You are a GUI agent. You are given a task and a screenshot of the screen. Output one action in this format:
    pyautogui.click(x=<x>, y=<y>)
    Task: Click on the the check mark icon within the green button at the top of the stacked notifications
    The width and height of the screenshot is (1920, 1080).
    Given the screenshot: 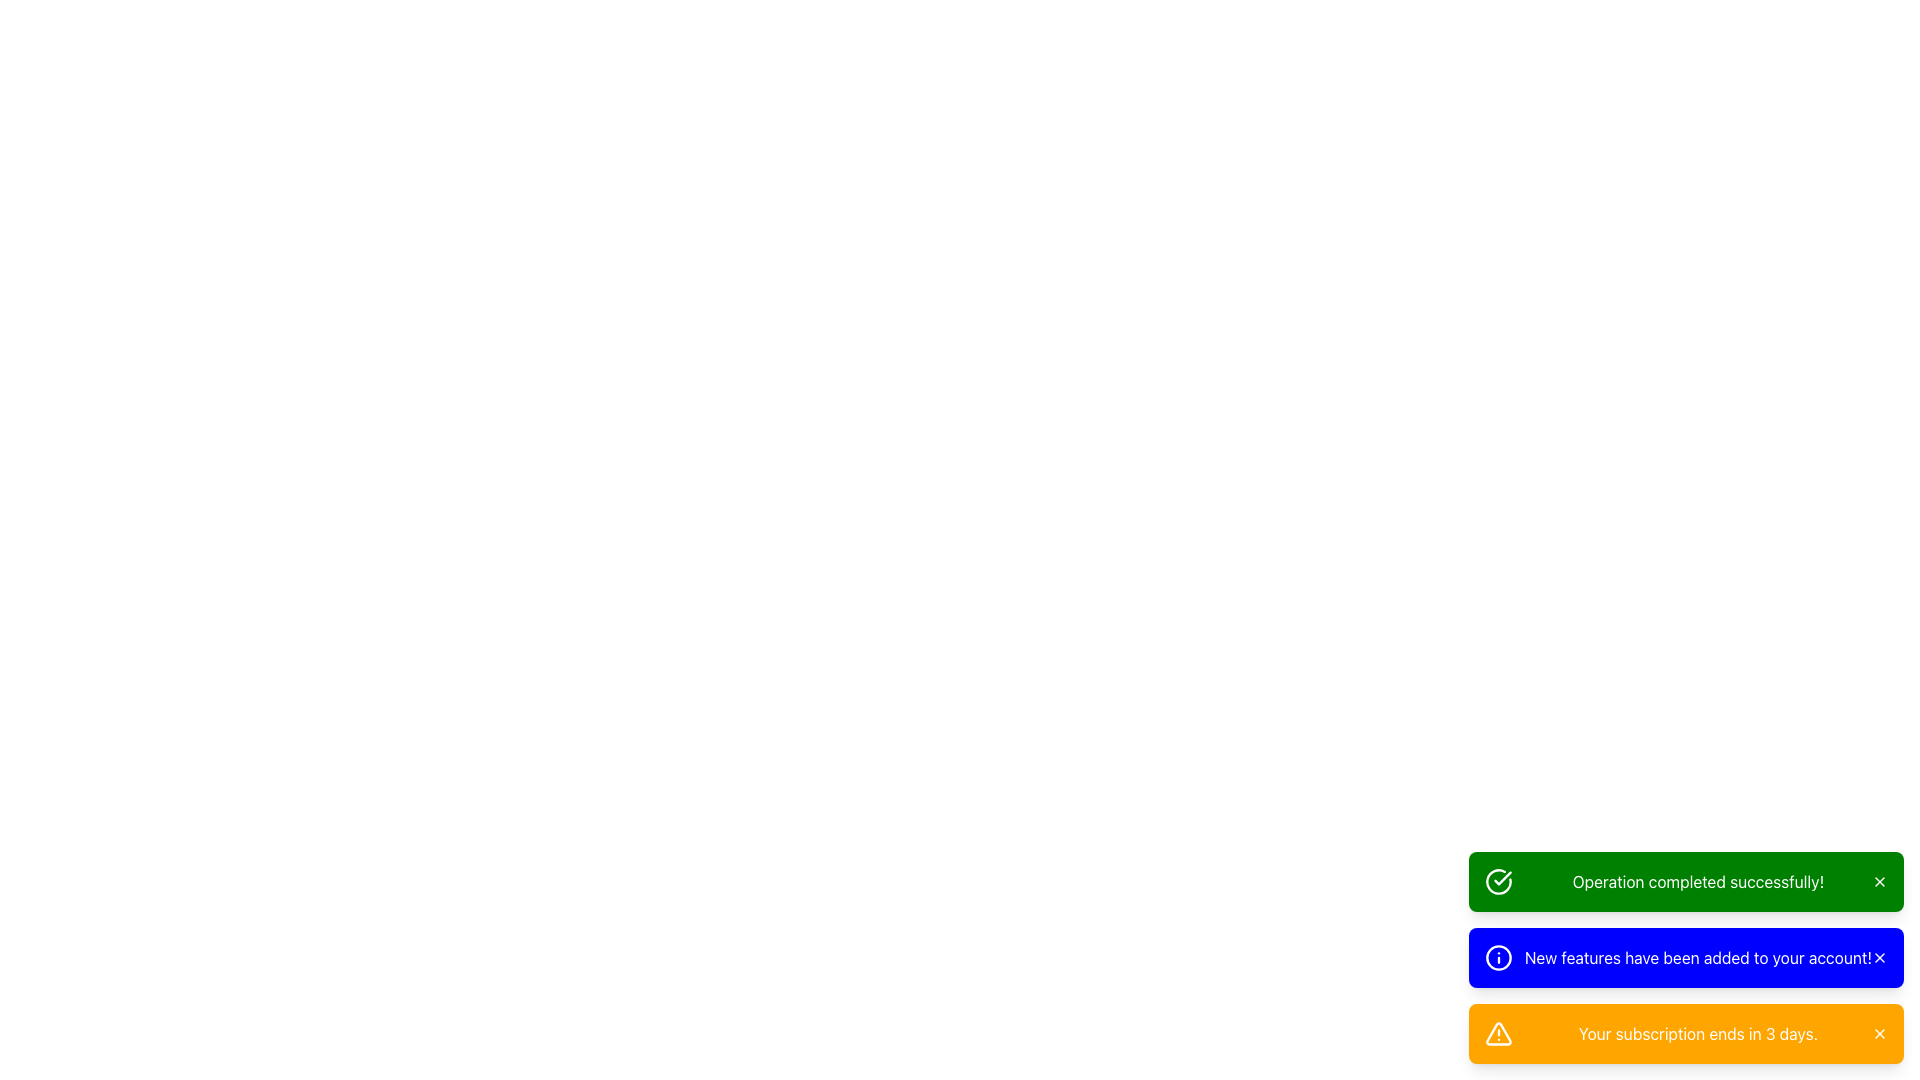 What is the action you would take?
    pyautogui.click(x=1502, y=877)
    